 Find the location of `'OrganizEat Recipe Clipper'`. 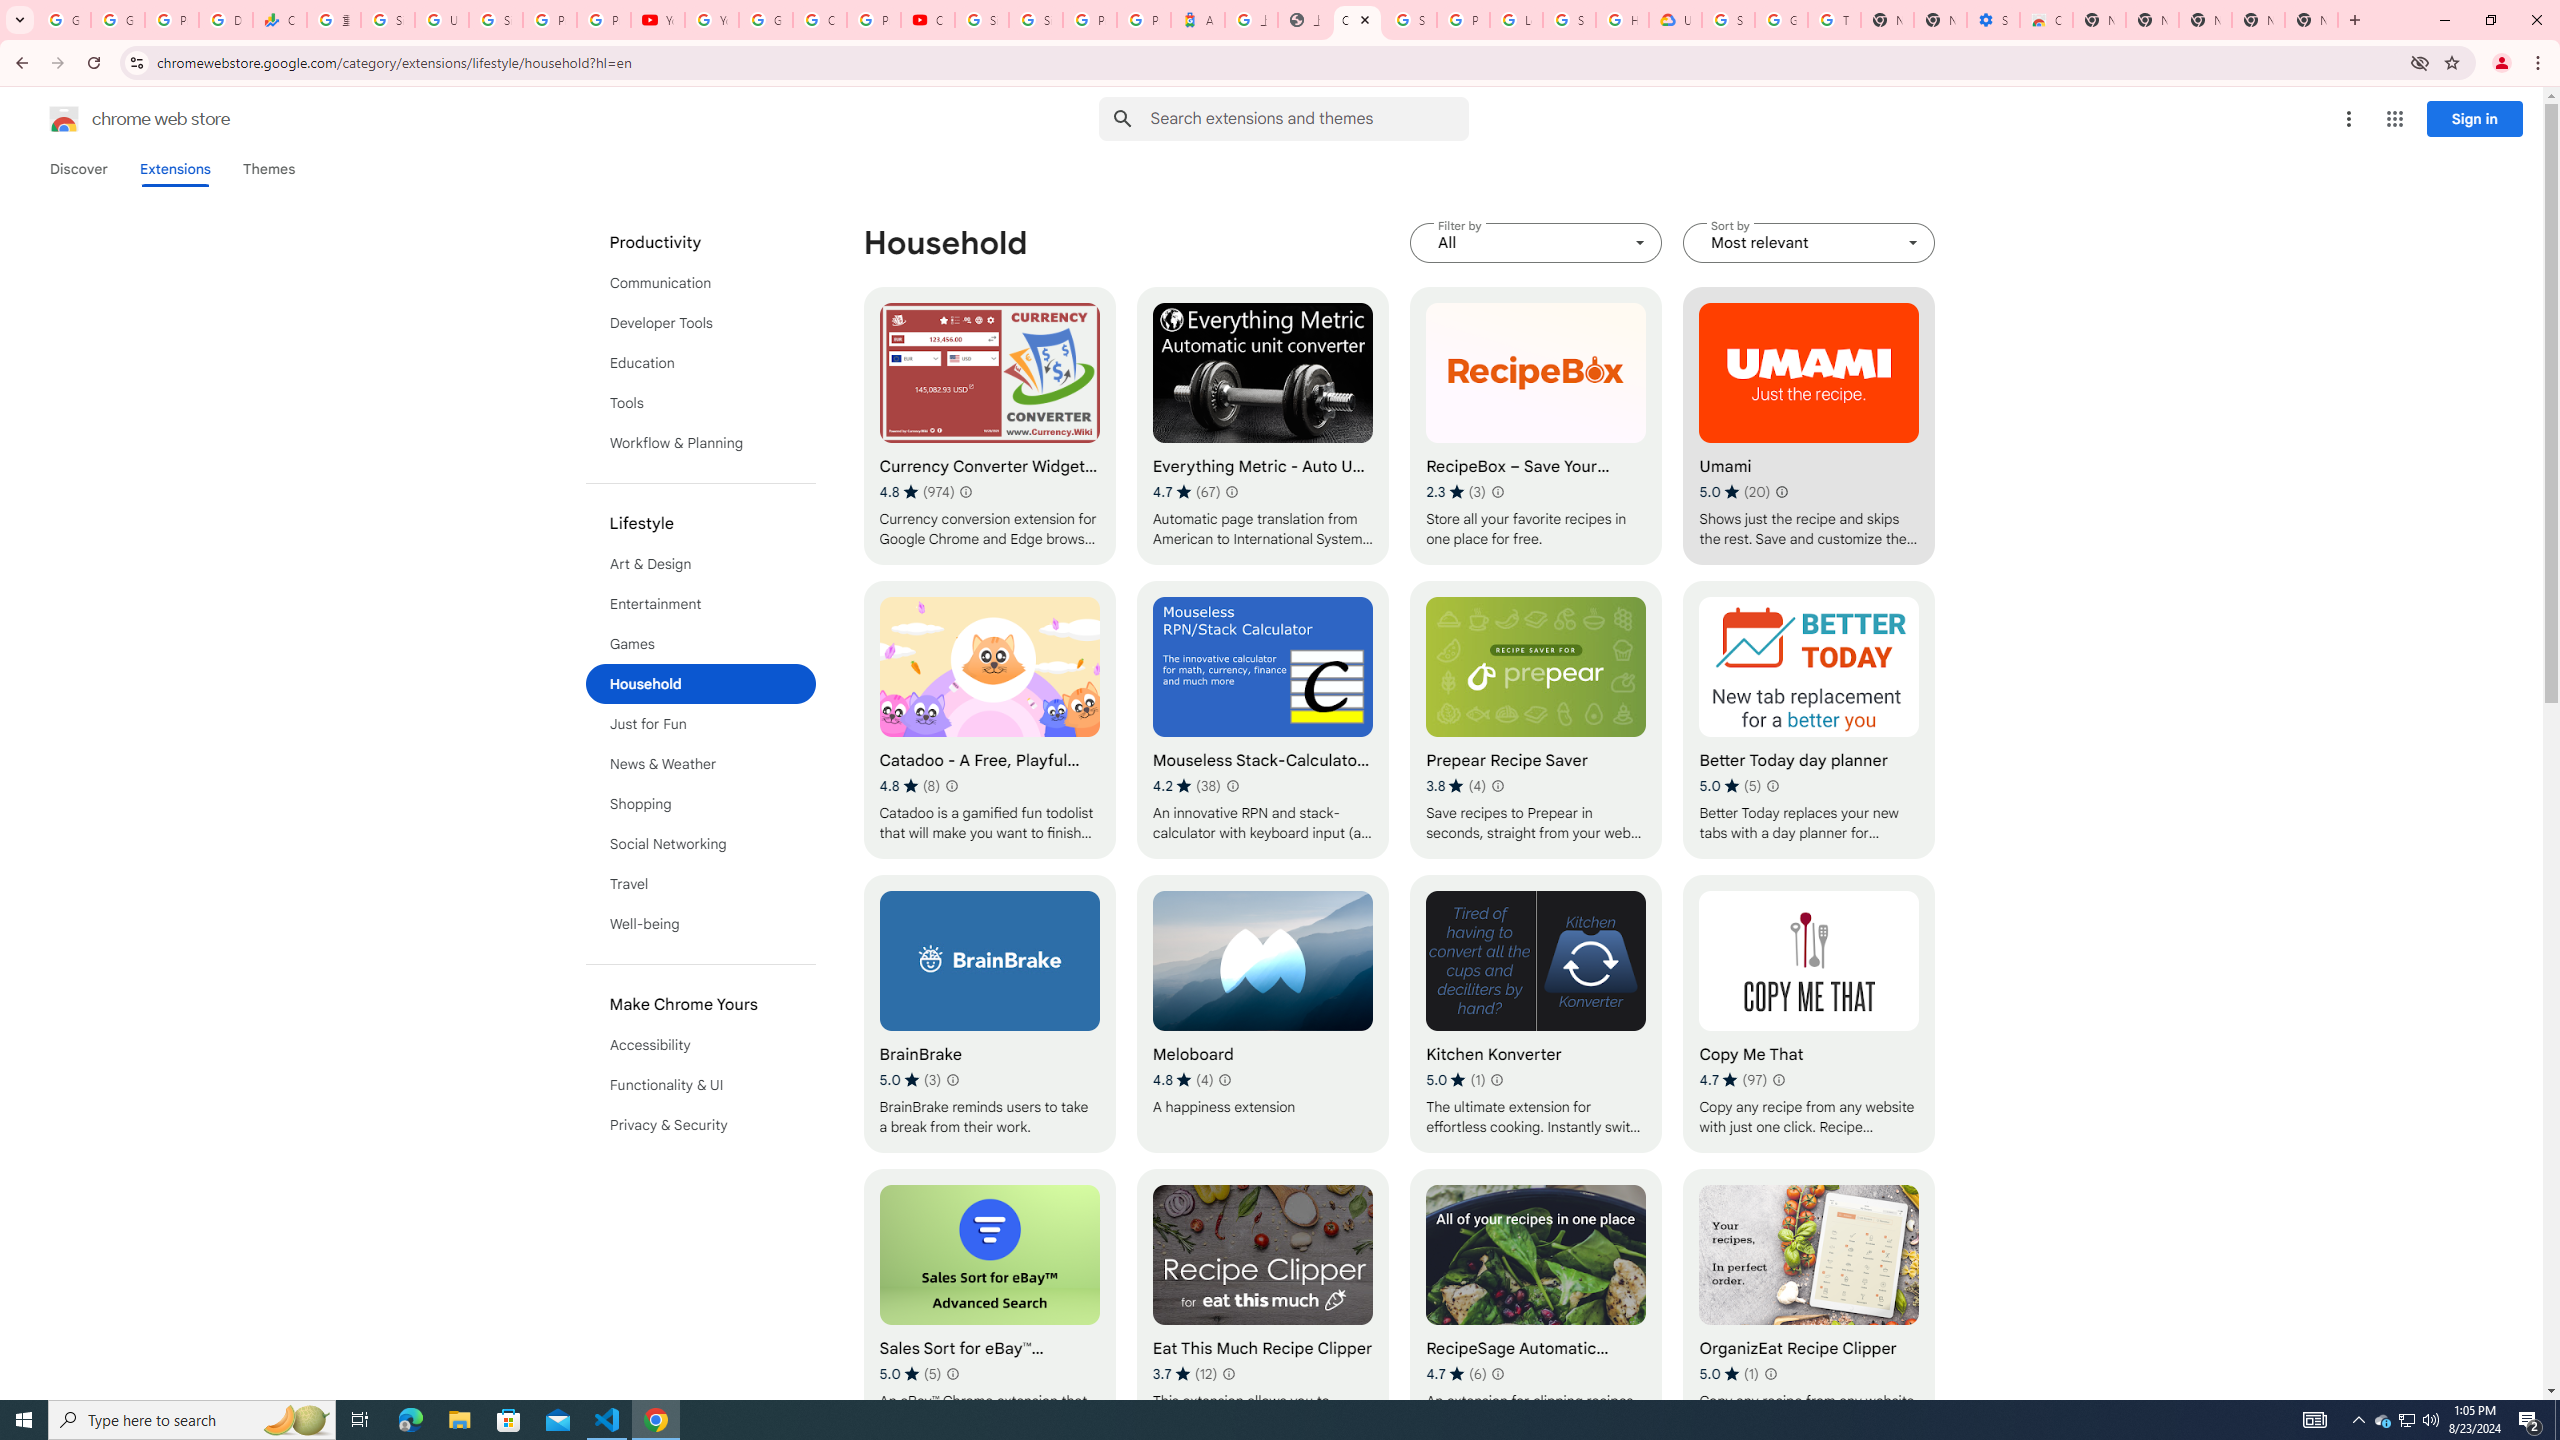

'OrganizEat Recipe Clipper' is located at coordinates (1807, 1307).